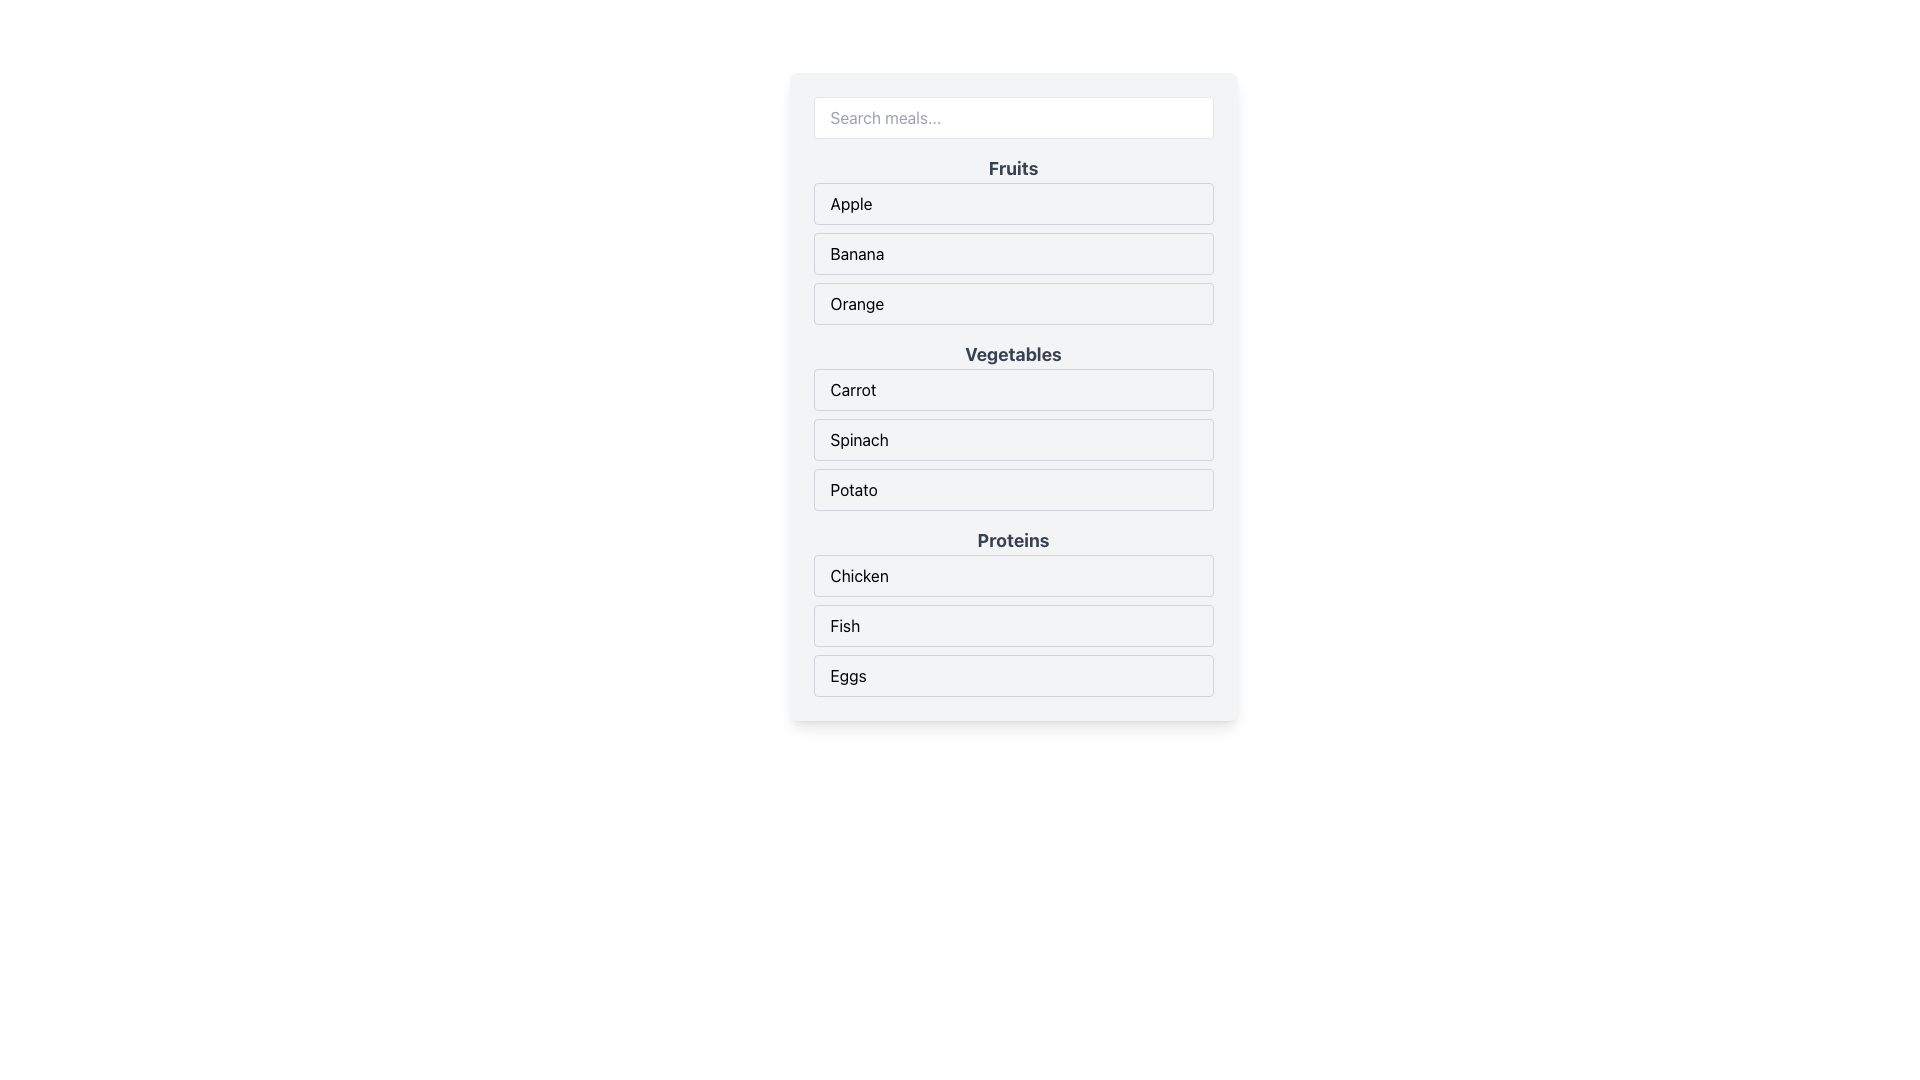 The image size is (1920, 1080). What do you see at coordinates (1013, 540) in the screenshot?
I see `the 'Proteins' text label, which categorizes items like 'Chicken', 'Fish', and 'Eggs'` at bounding box center [1013, 540].